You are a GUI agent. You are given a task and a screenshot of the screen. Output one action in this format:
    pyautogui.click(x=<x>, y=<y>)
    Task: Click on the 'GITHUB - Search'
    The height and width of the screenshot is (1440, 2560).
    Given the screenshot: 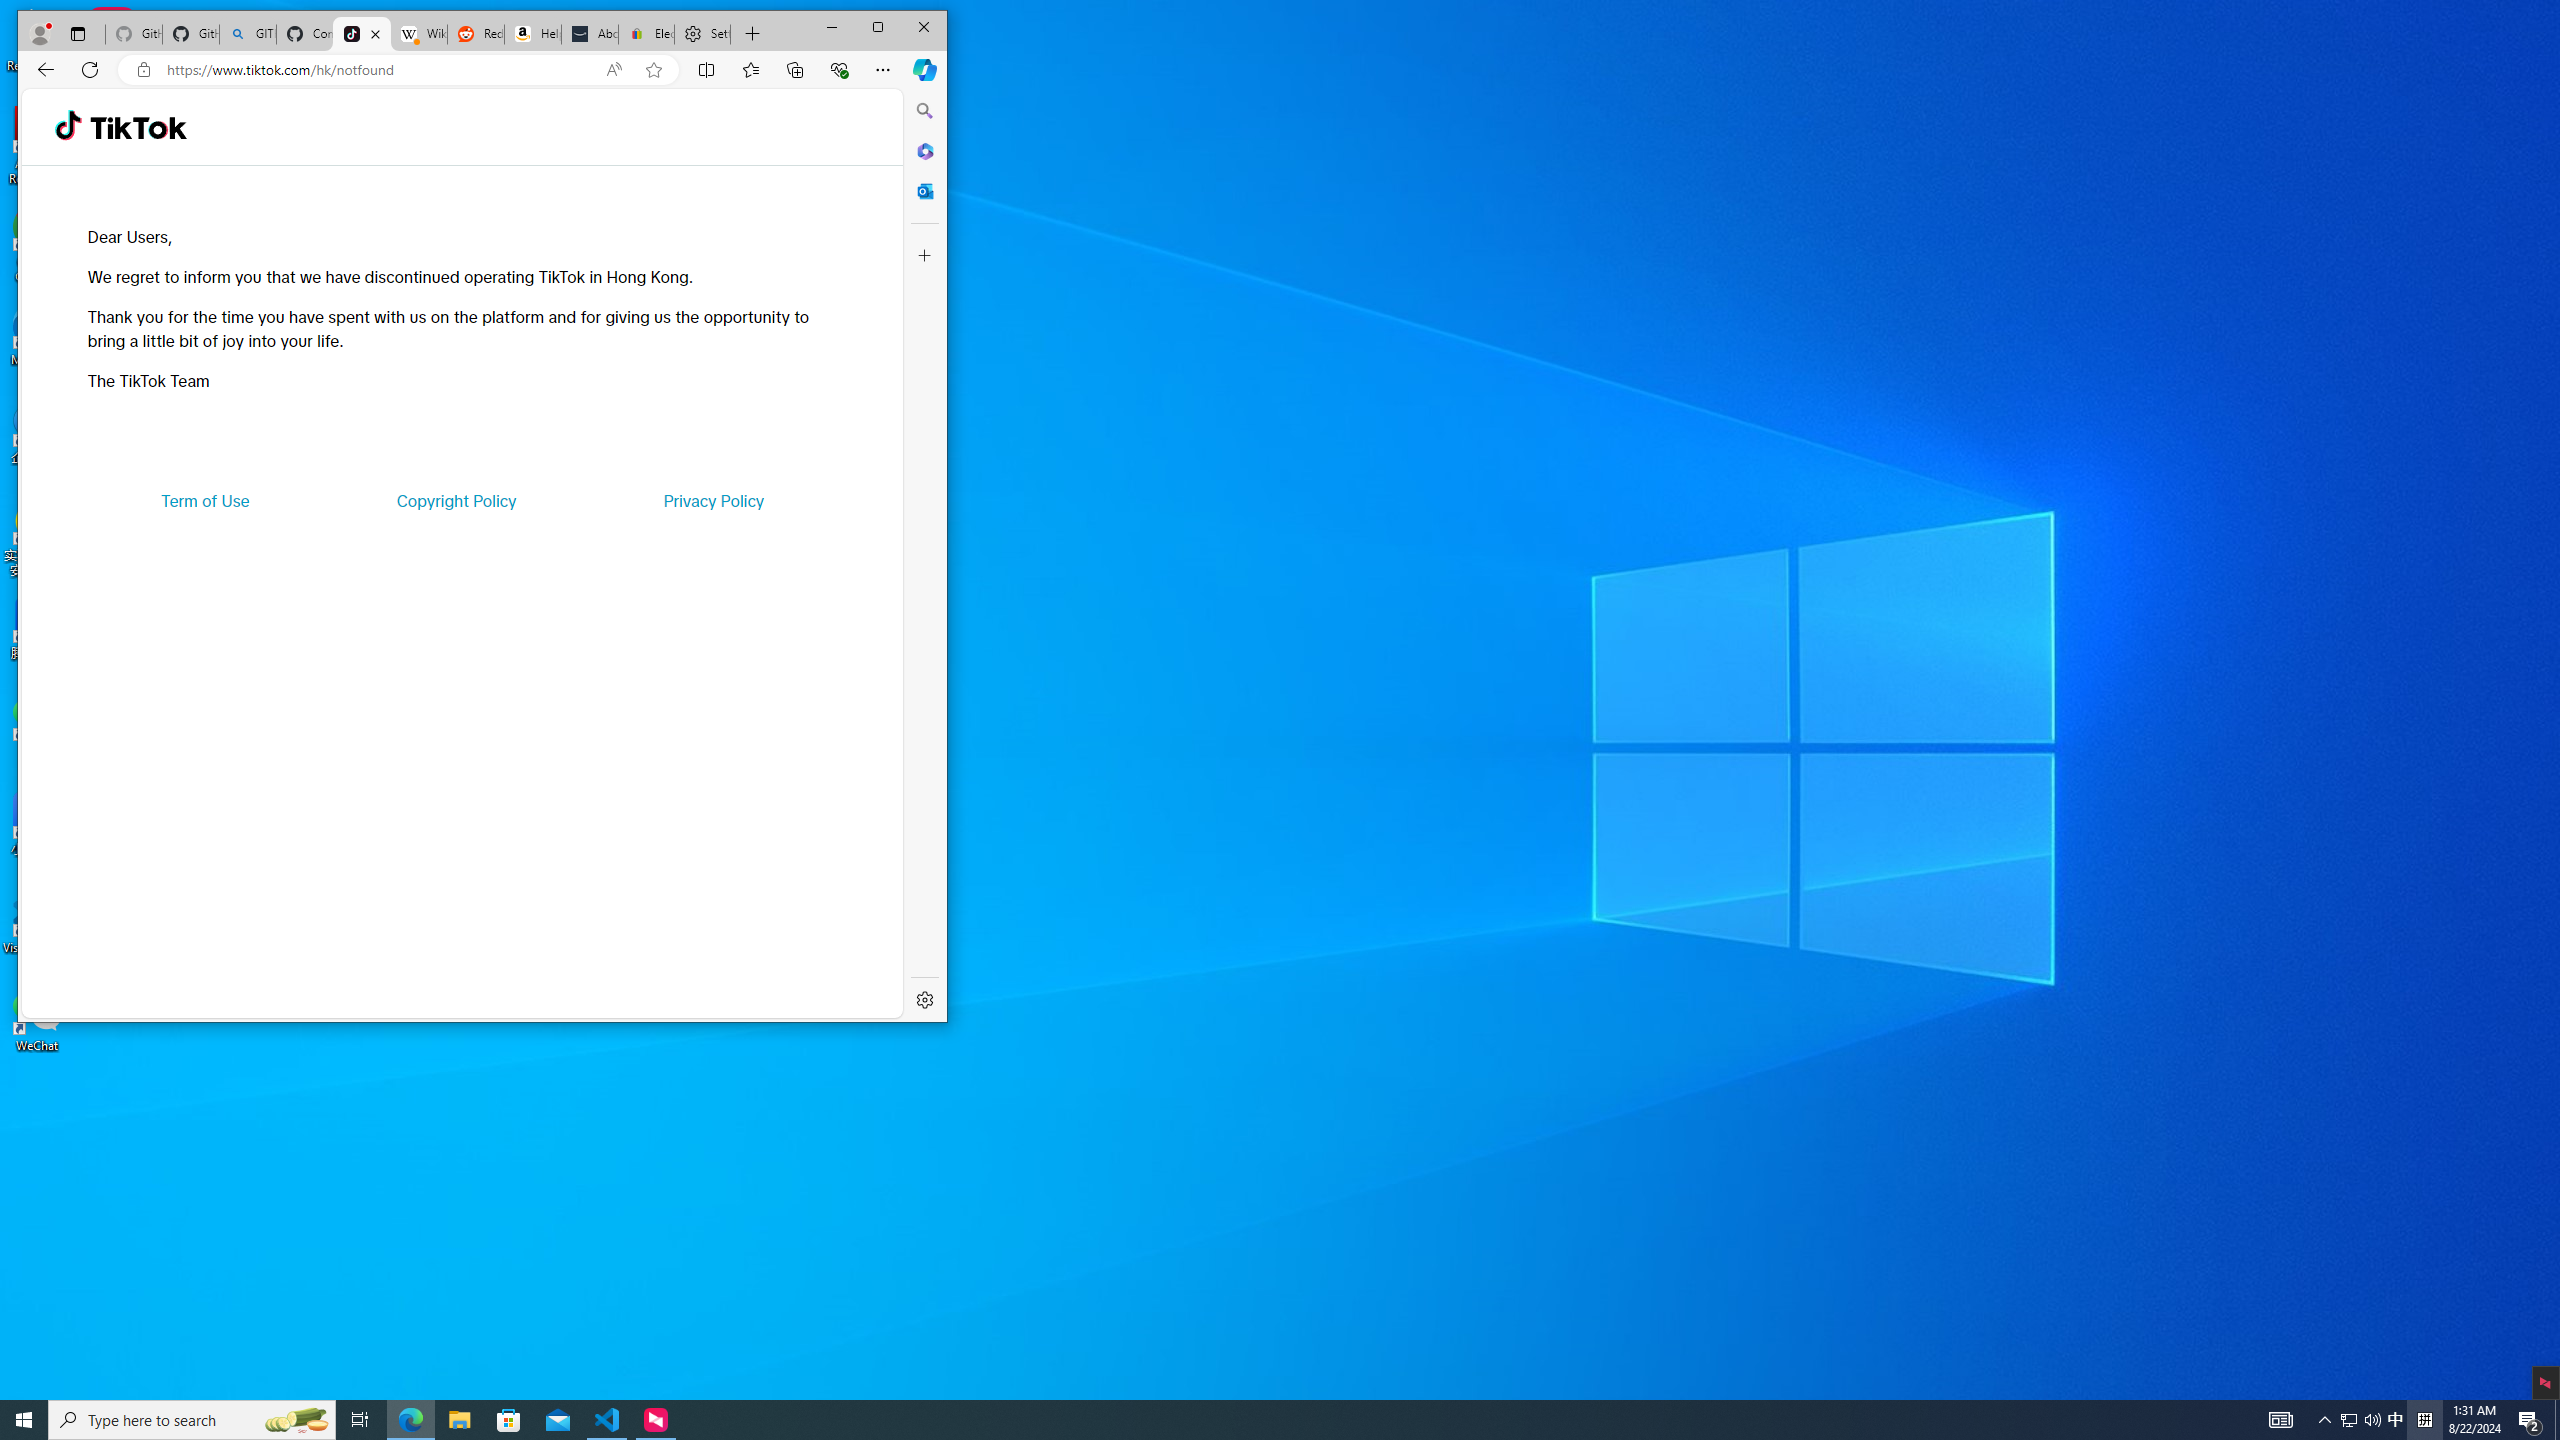 What is the action you would take?
    pyautogui.click(x=246, y=34)
    